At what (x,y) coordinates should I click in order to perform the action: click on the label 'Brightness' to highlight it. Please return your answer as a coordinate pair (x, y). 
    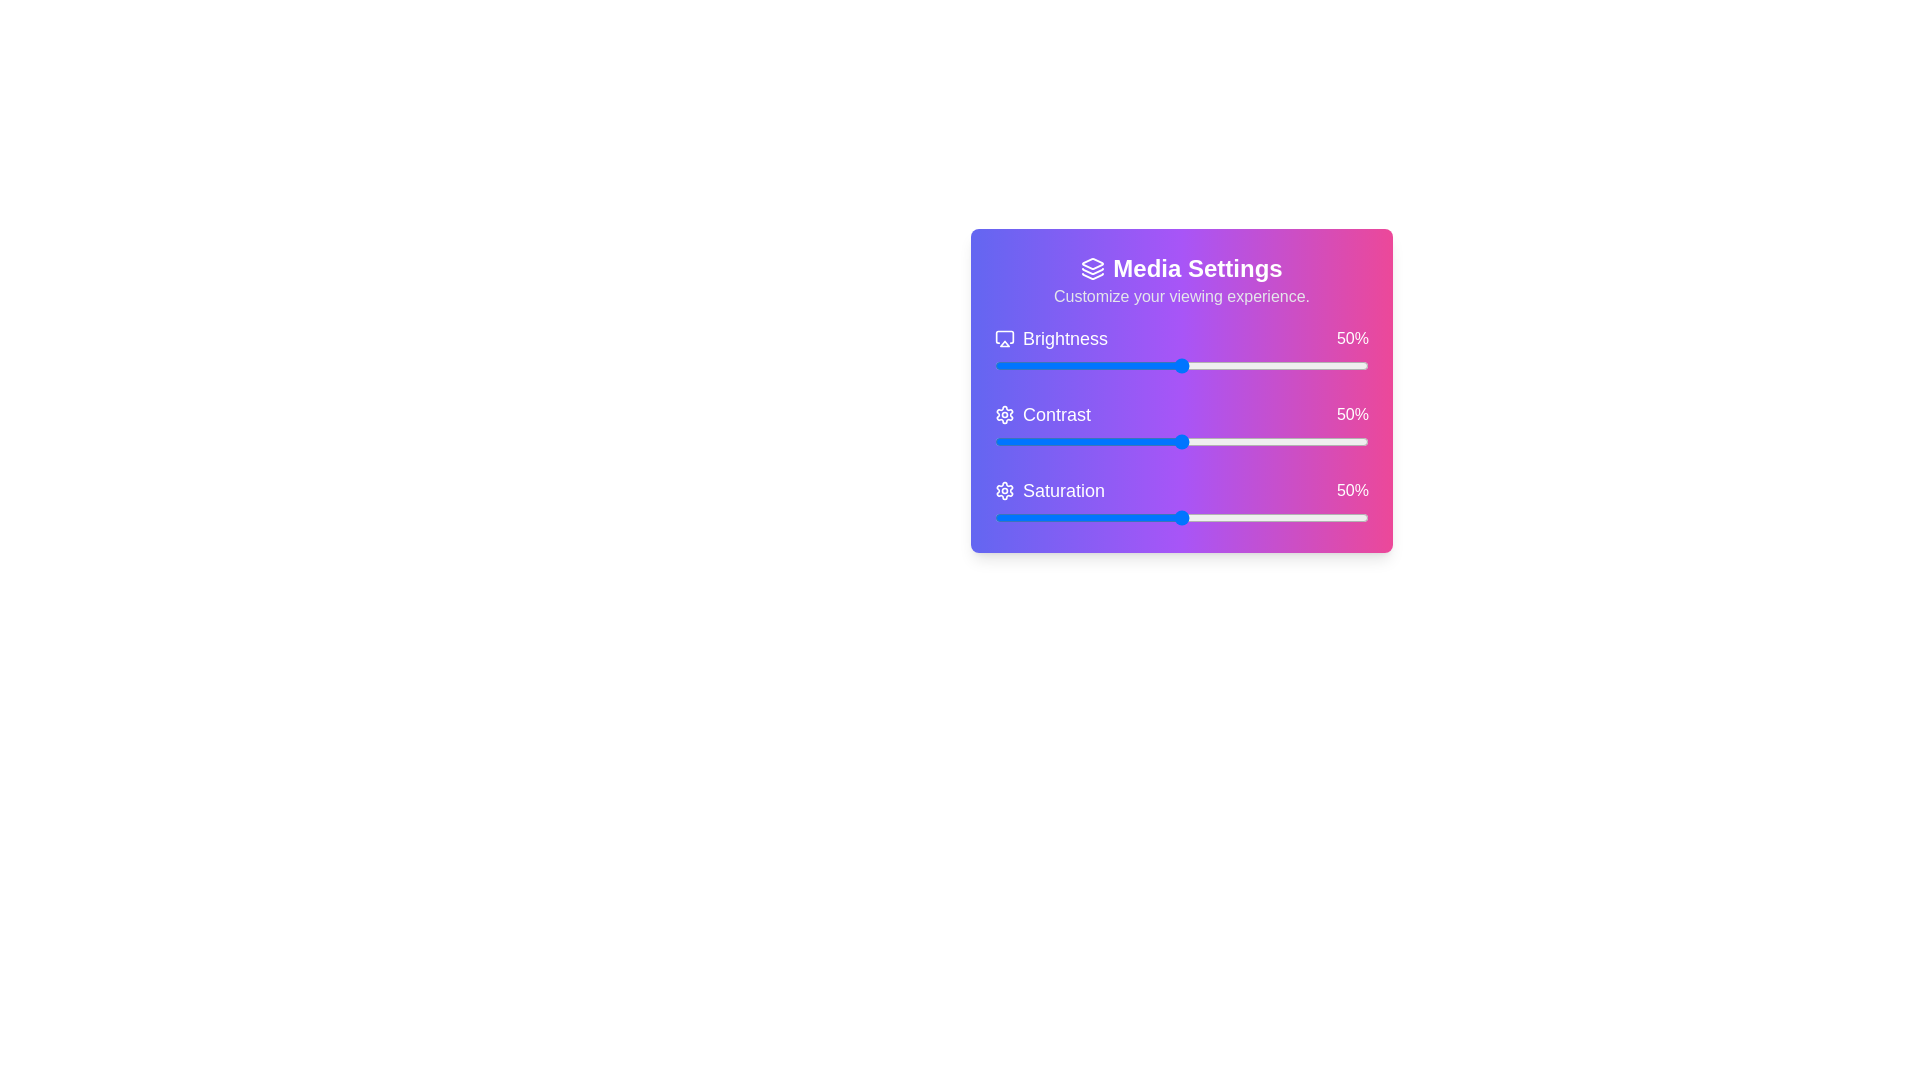
    Looking at the image, I should click on (1050, 338).